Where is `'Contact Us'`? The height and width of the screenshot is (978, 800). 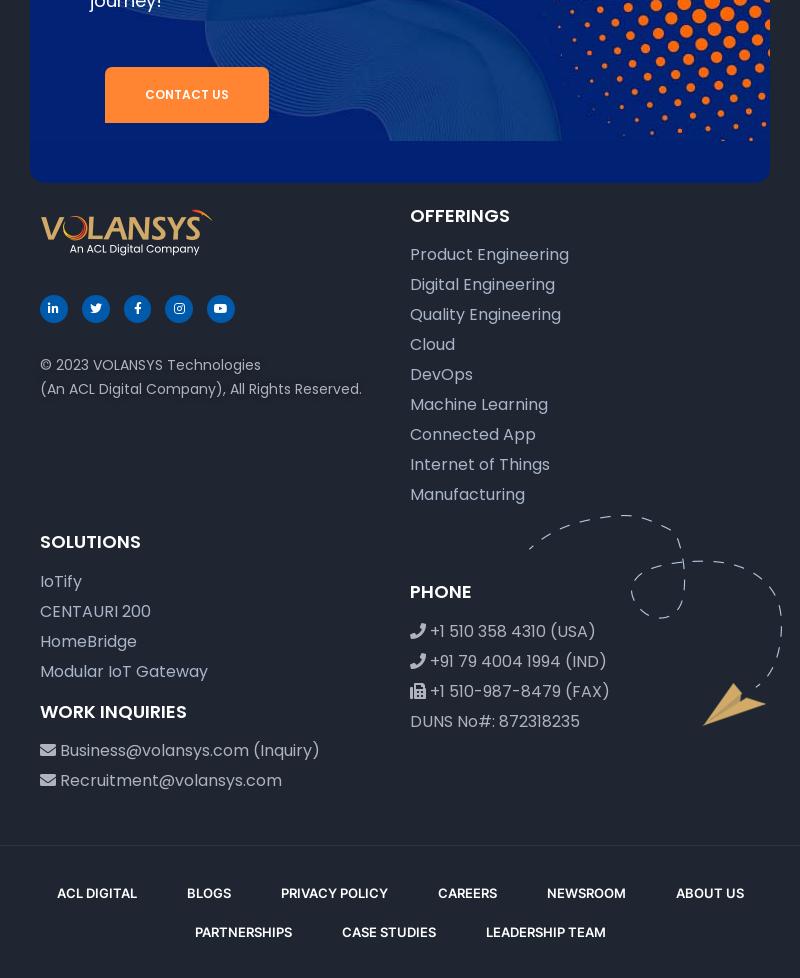 'Contact Us' is located at coordinates (186, 93).